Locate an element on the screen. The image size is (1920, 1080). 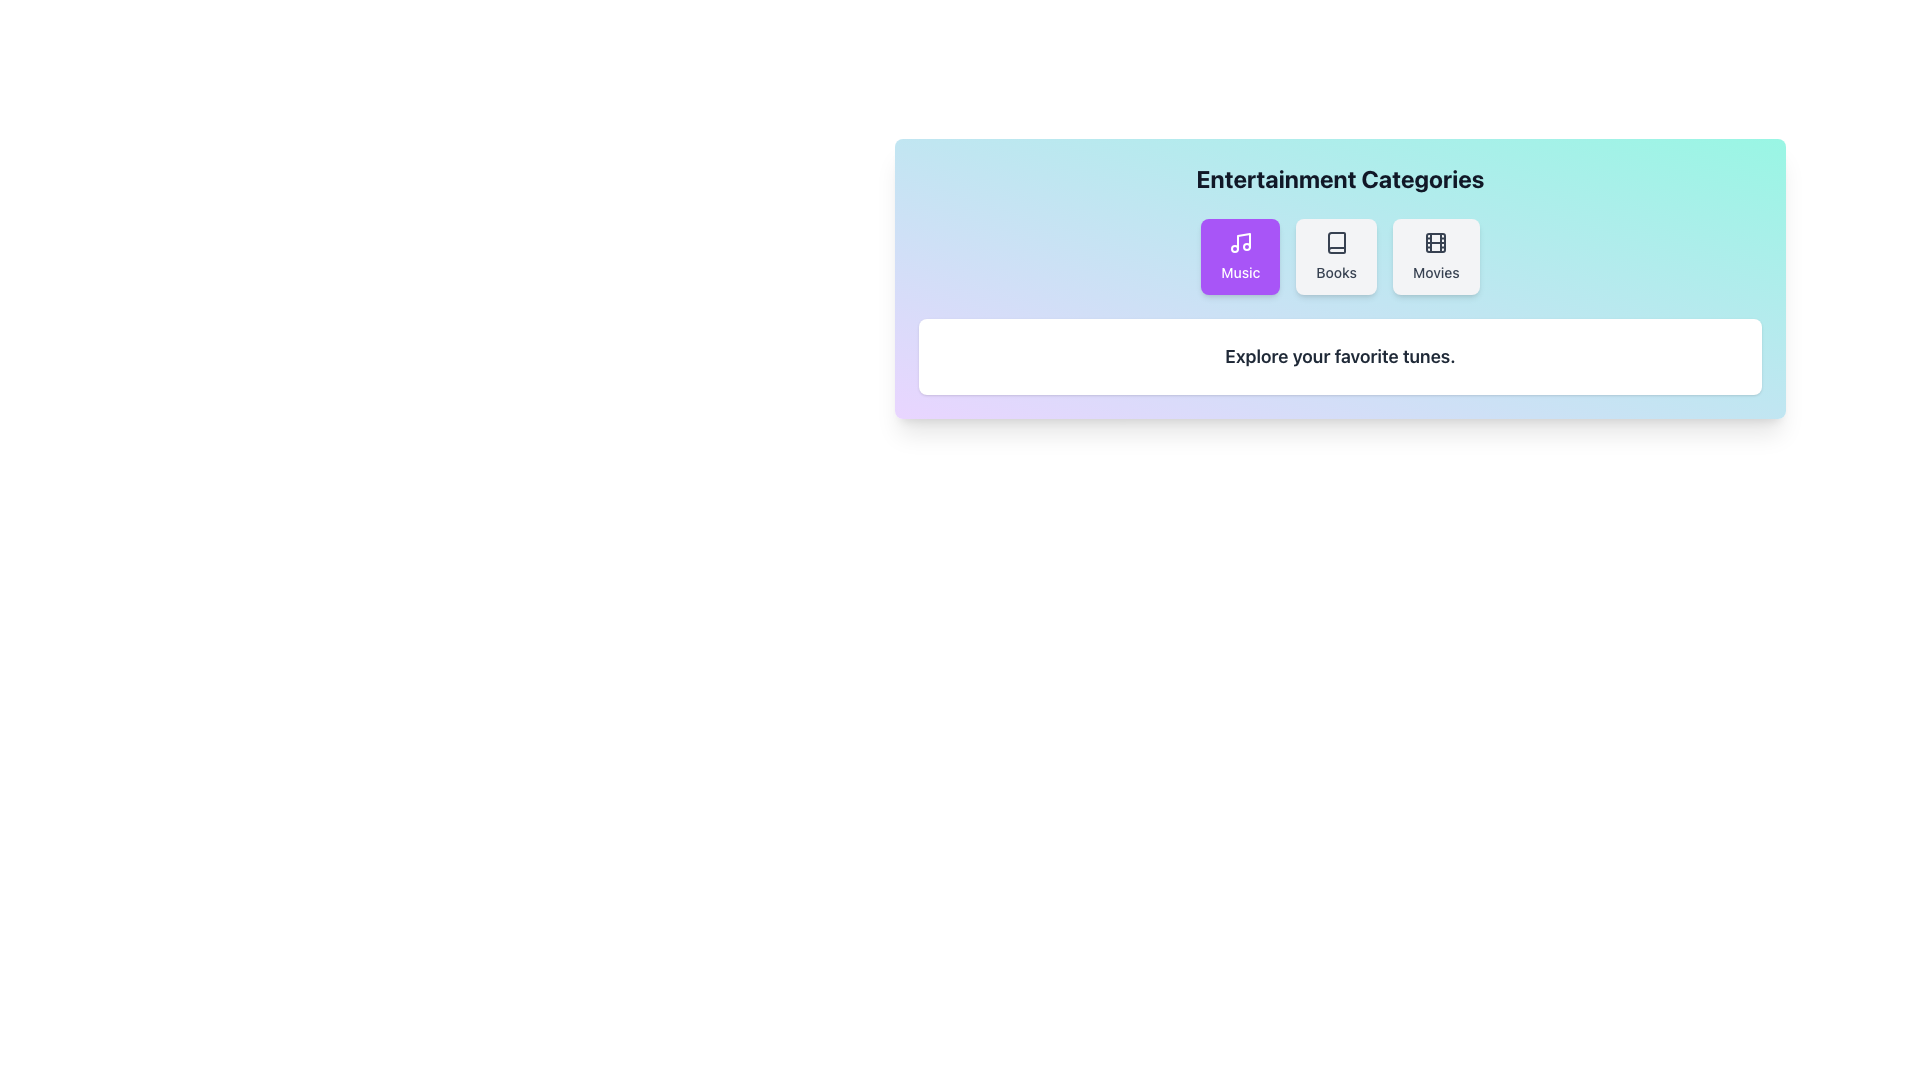
the 'Books' category button in the entertainment menu, which is the middle option in a group of three labeled 'Music', 'Books', and 'Movies' is located at coordinates (1336, 256).